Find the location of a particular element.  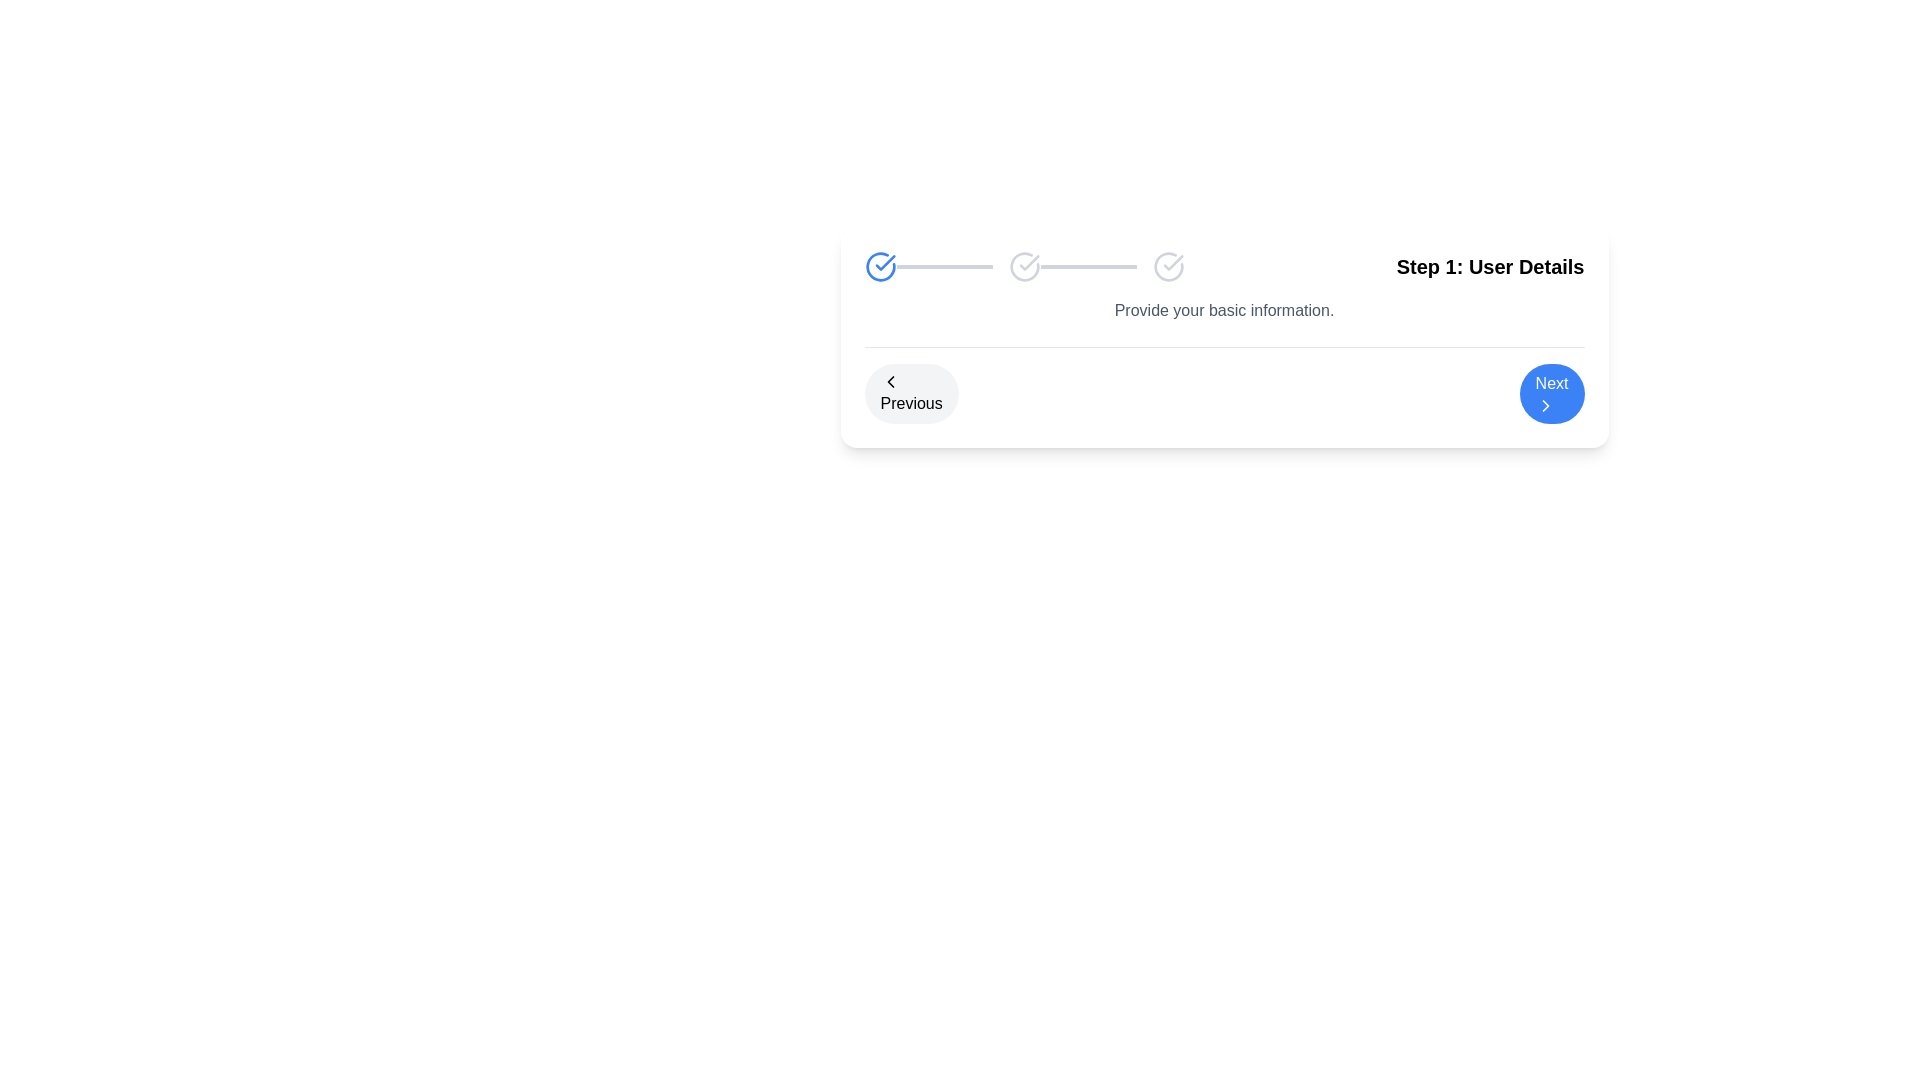

the text label that serves as a subheading or instruction below the title 'Step 1: User Details' is located at coordinates (1223, 311).